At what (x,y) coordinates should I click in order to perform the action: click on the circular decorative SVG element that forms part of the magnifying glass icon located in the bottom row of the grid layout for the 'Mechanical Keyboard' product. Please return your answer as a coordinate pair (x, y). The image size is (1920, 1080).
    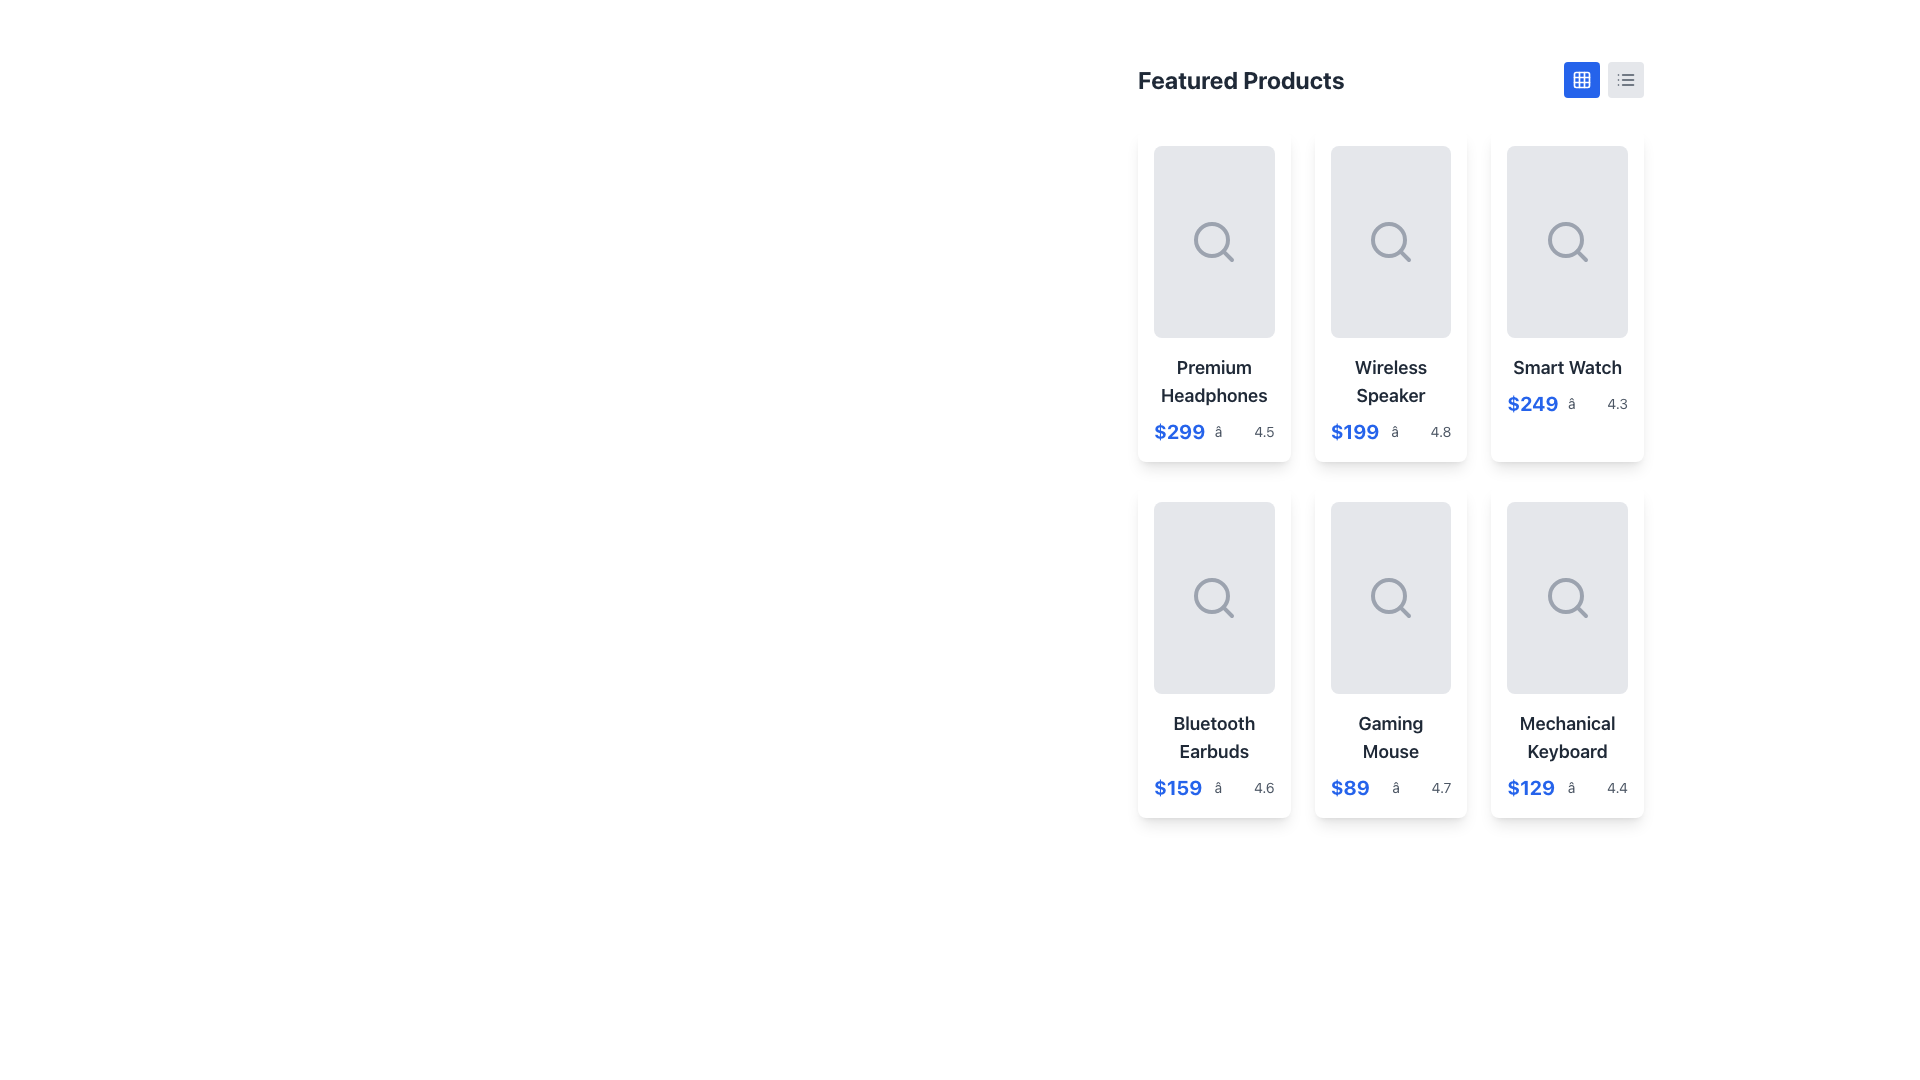
    Looking at the image, I should click on (1564, 595).